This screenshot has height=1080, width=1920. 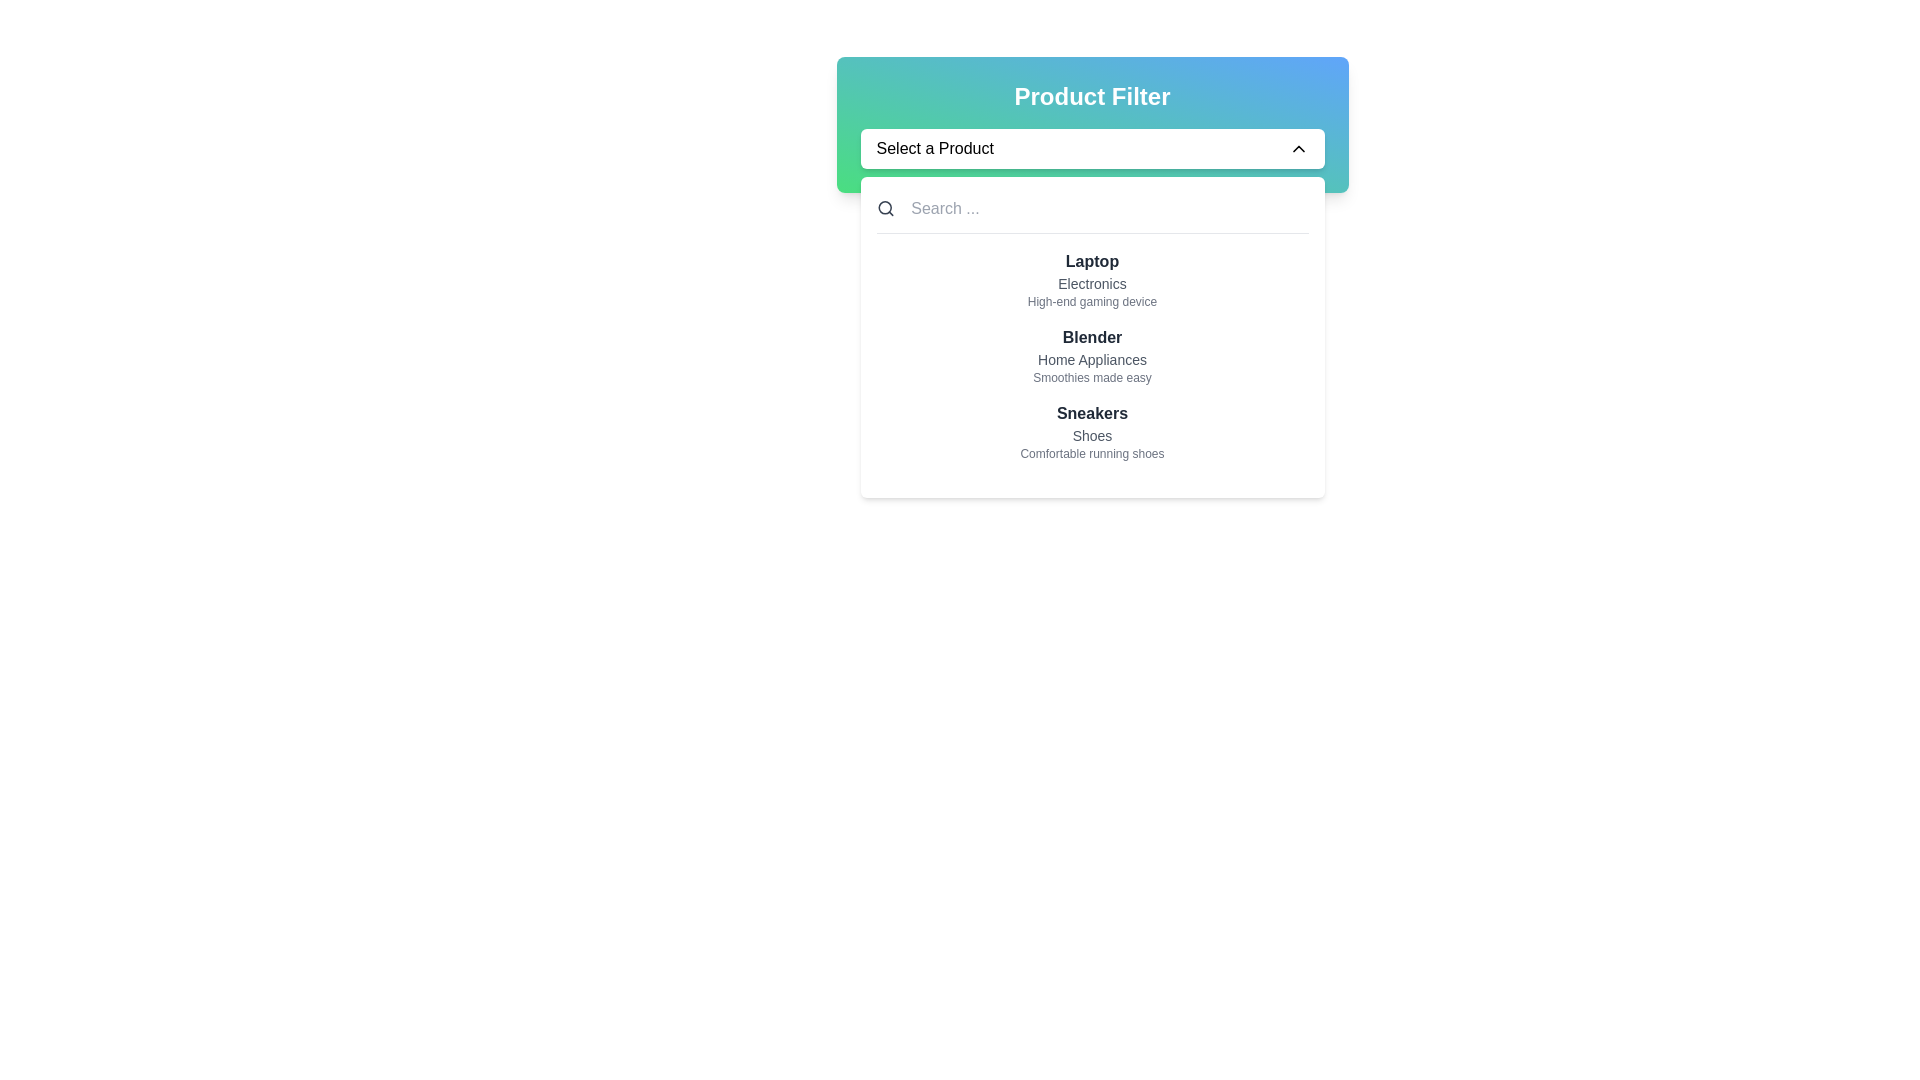 I want to click on the last item in the 'Product Filter' dropdown menu, so click(x=1091, y=507).